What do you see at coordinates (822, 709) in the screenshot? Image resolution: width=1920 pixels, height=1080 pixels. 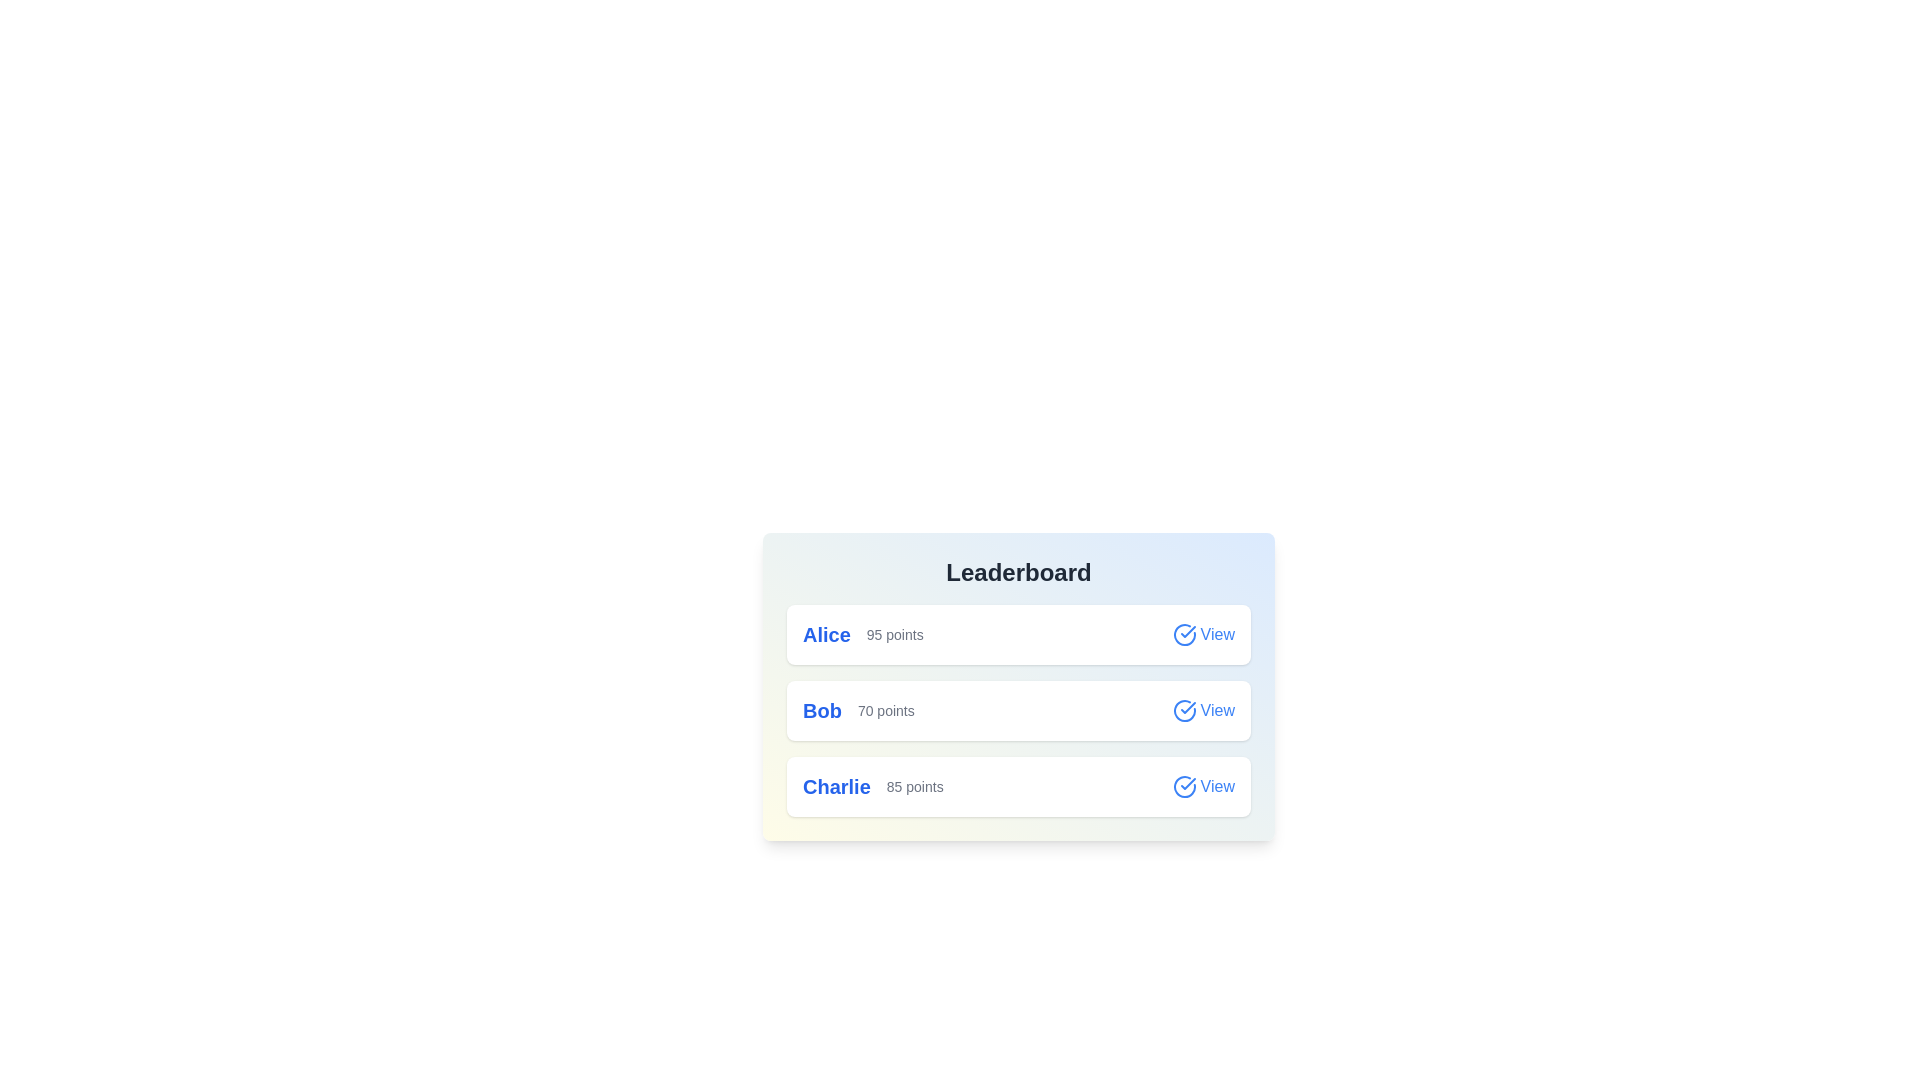 I see `the name of the participant Bob to select them` at bounding box center [822, 709].